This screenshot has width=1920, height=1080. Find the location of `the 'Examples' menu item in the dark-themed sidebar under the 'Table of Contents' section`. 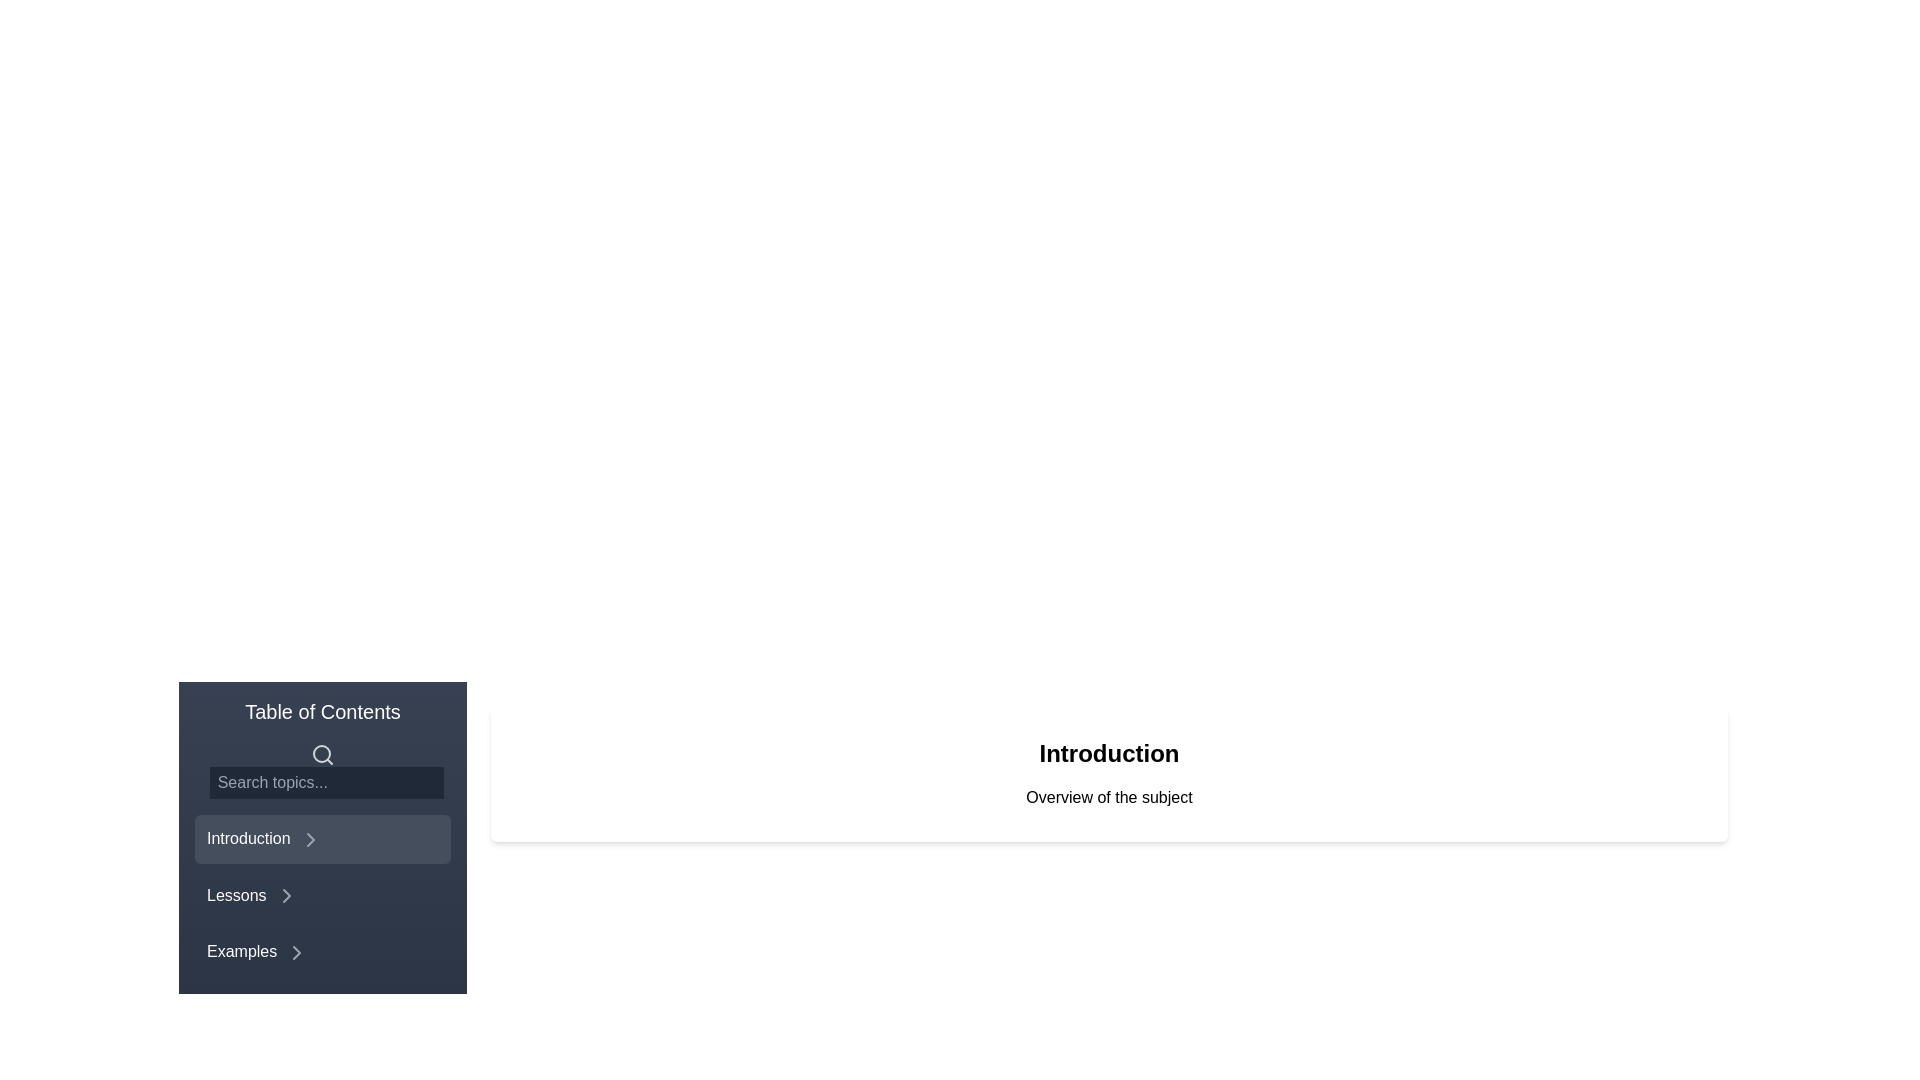

the 'Examples' menu item in the dark-themed sidebar under the 'Table of Contents' section is located at coordinates (322, 928).